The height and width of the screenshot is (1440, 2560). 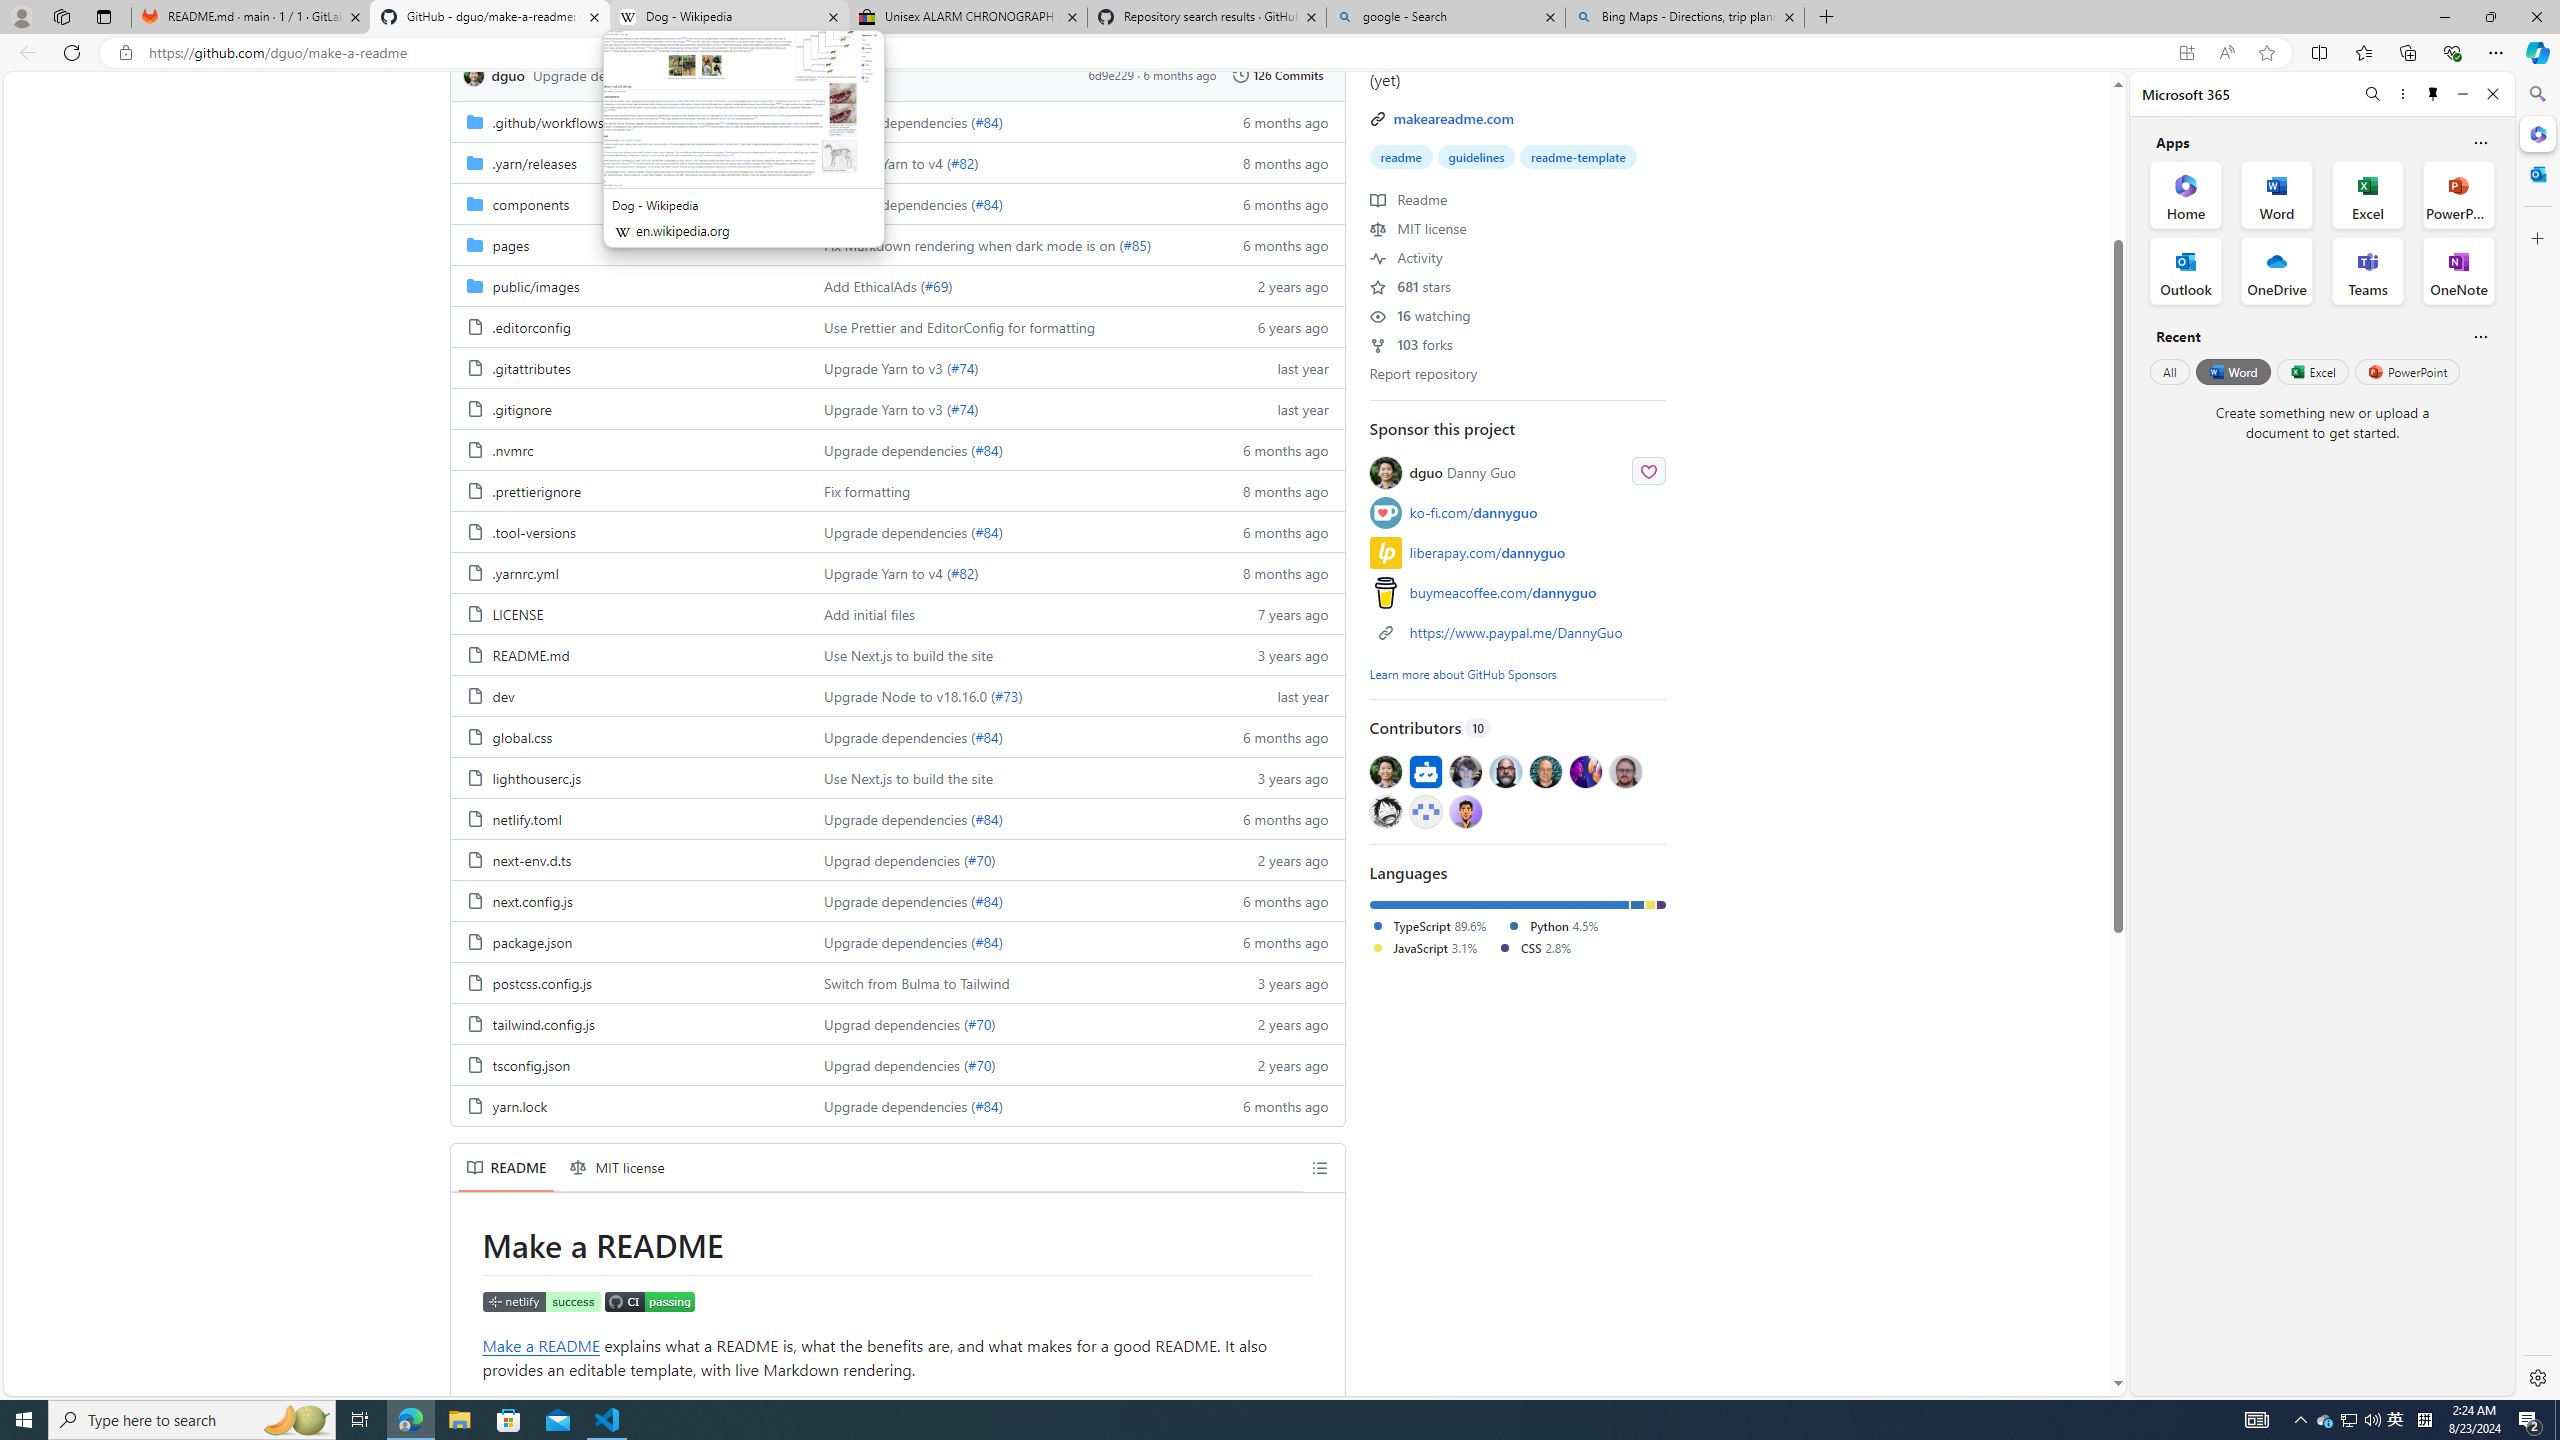 I want to click on 'components, (Directory)', so click(x=628, y=202).